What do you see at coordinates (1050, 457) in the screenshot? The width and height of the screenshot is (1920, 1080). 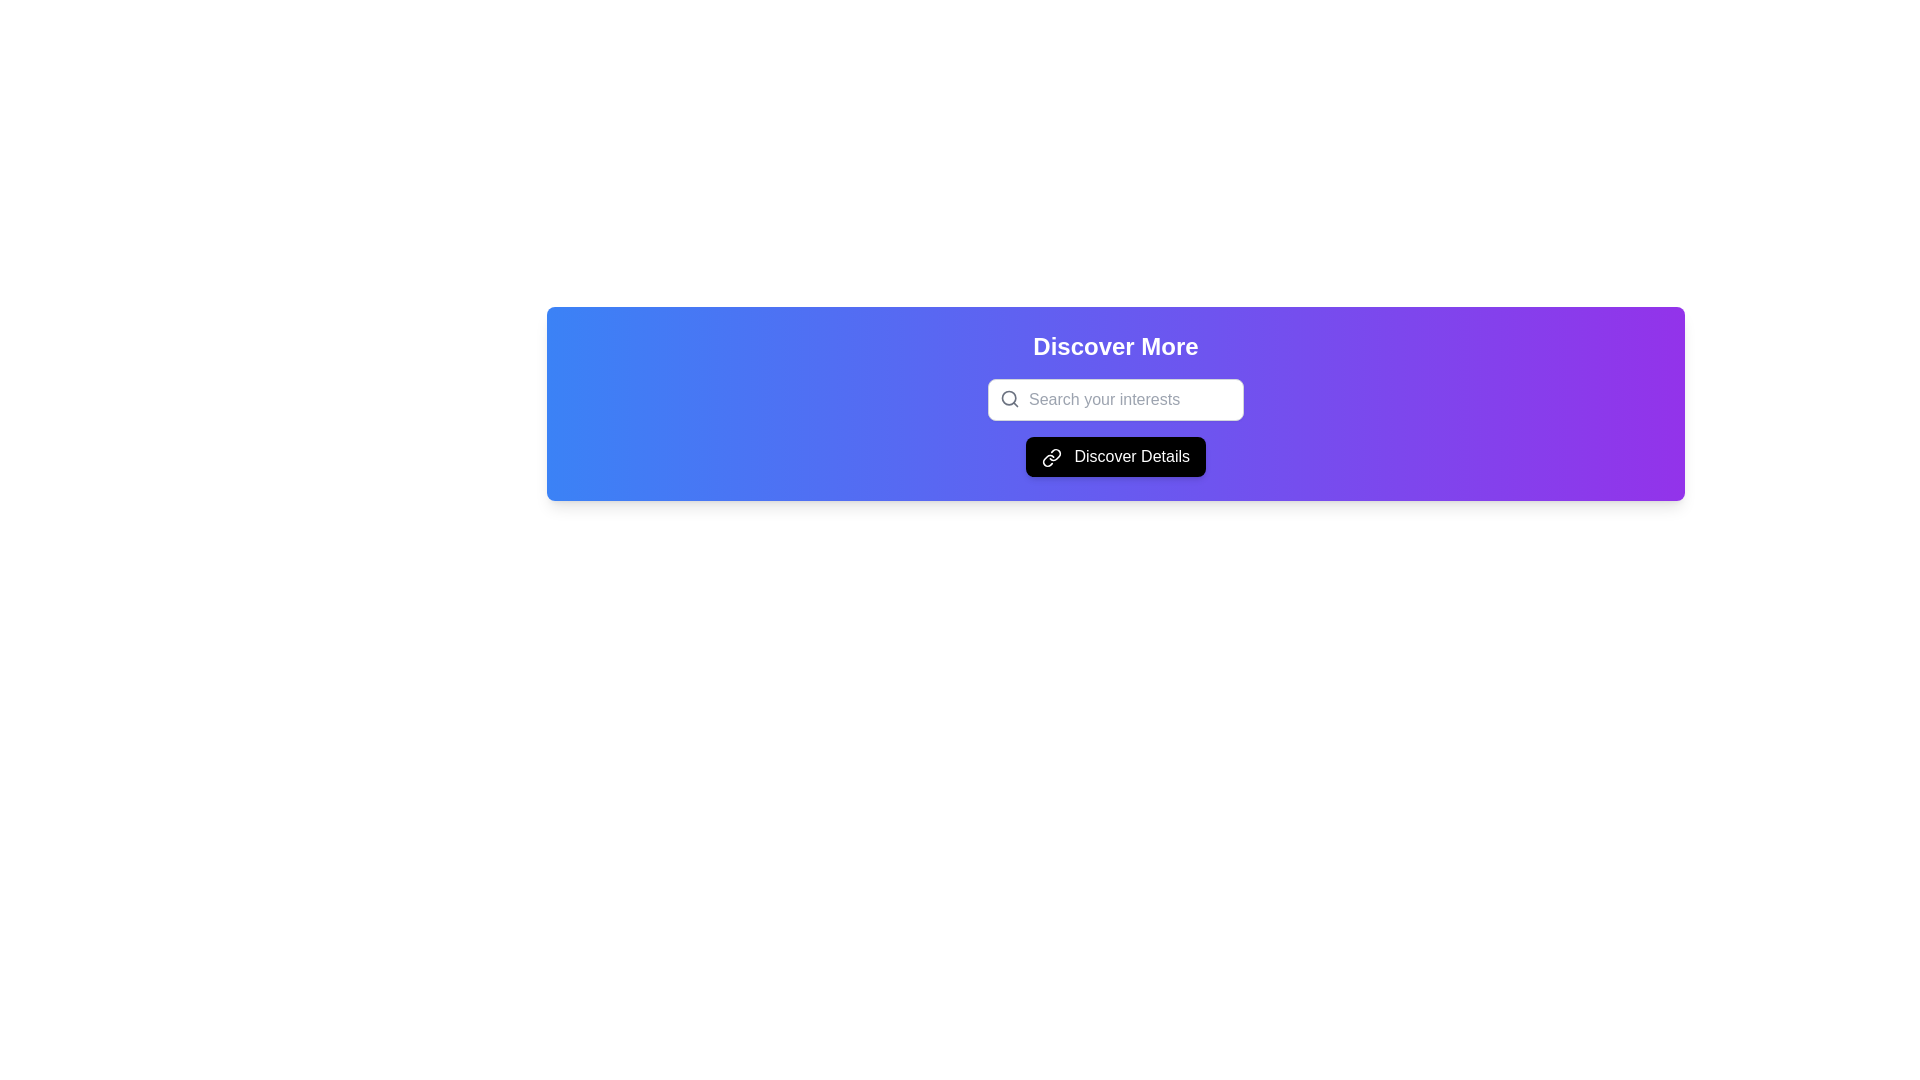 I see `the link icon located to the left of the 'Discover Details' text within a clickable button` at bounding box center [1050, 457].